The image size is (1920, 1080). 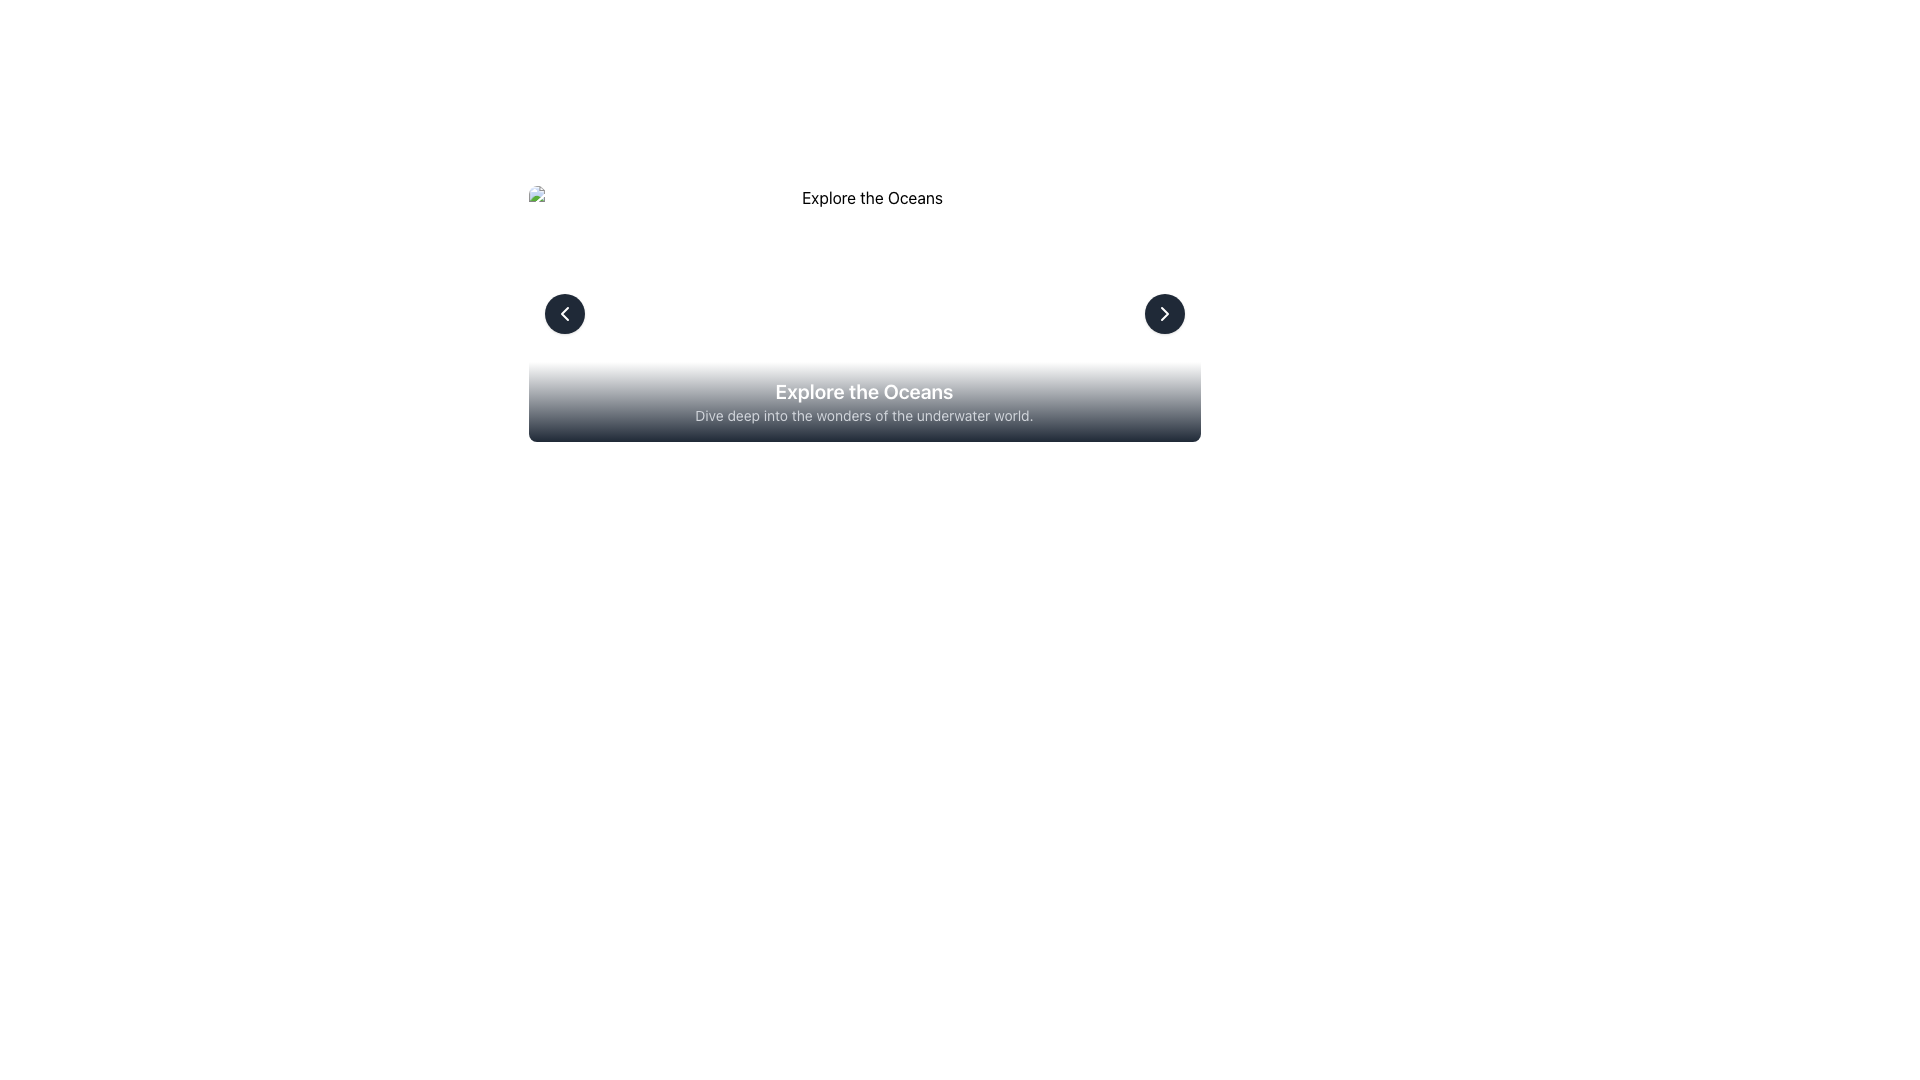 What do you see at coordinates (563, 313) in the screenshot?
I see `the circular button with a left-pointing chevron` at bounding box center [563, 313].